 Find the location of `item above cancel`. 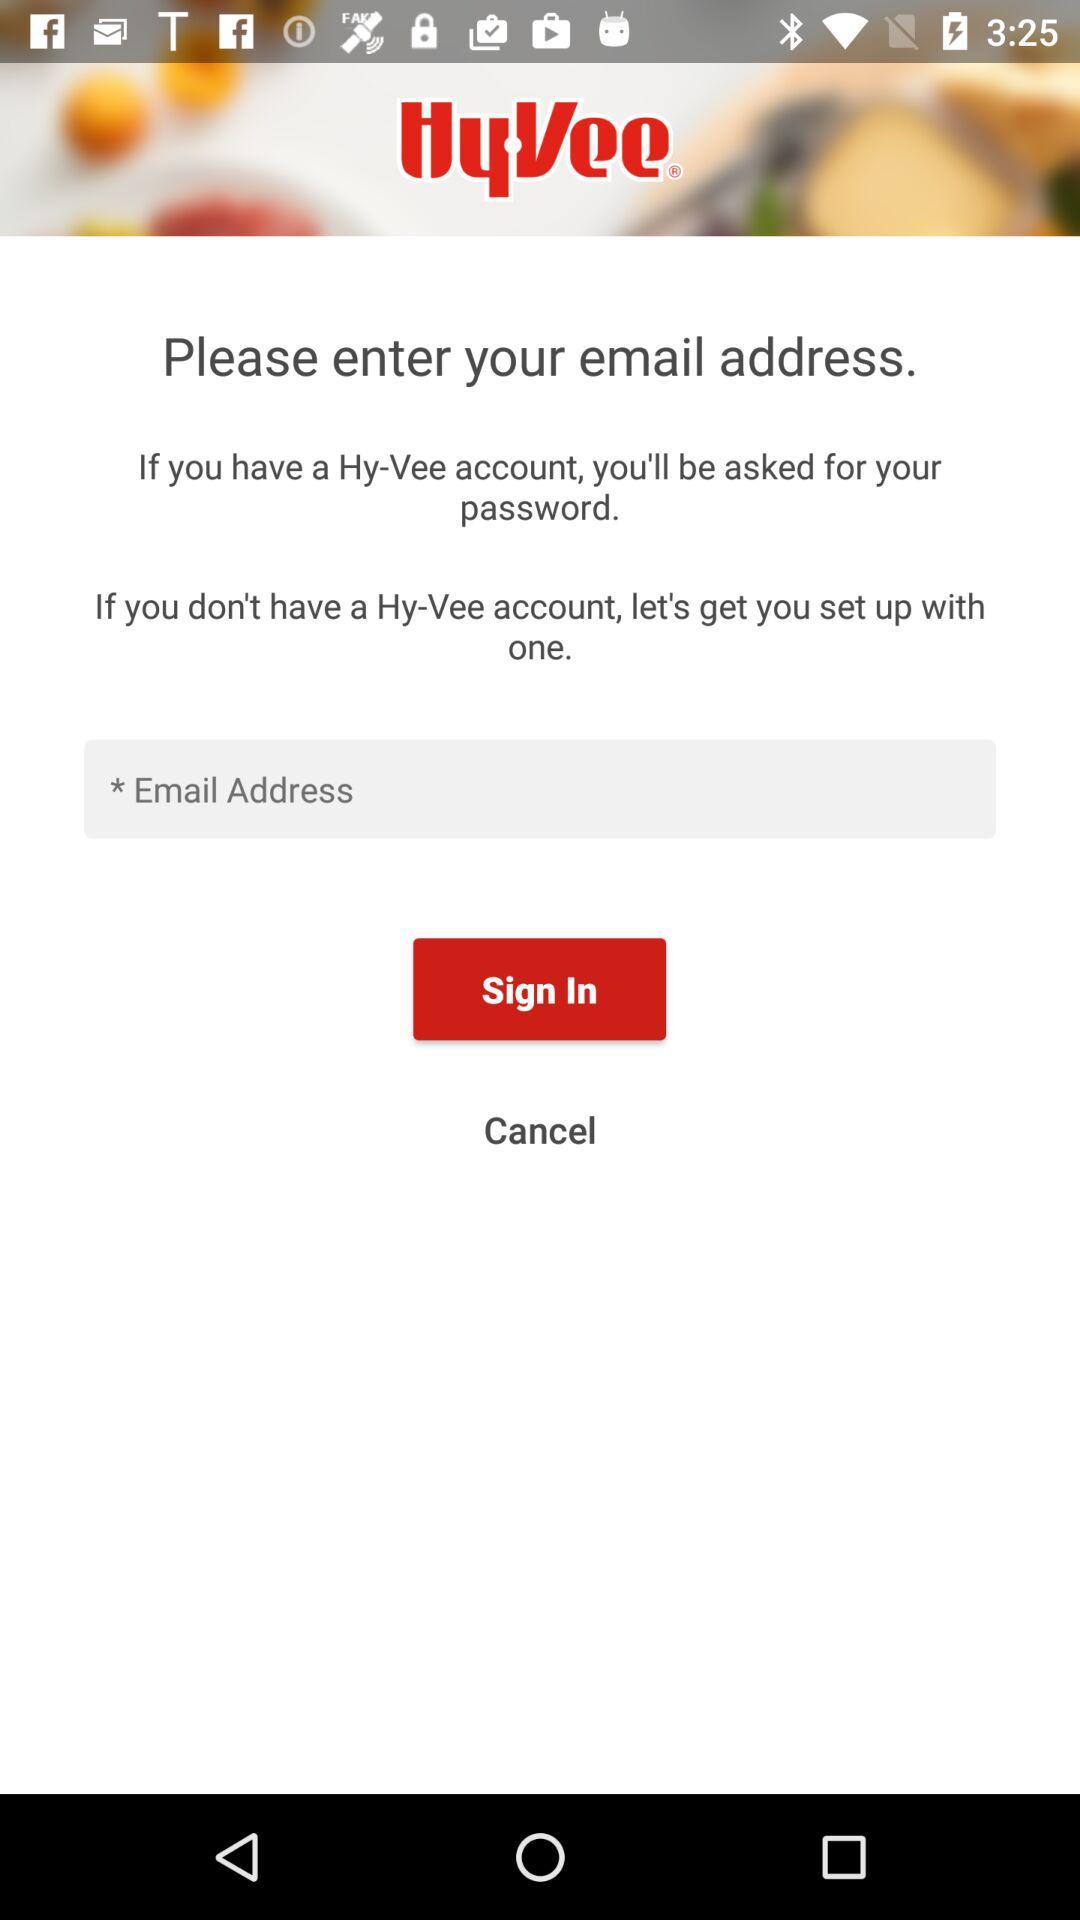

item above cancel is located at coordinates (538, 989).